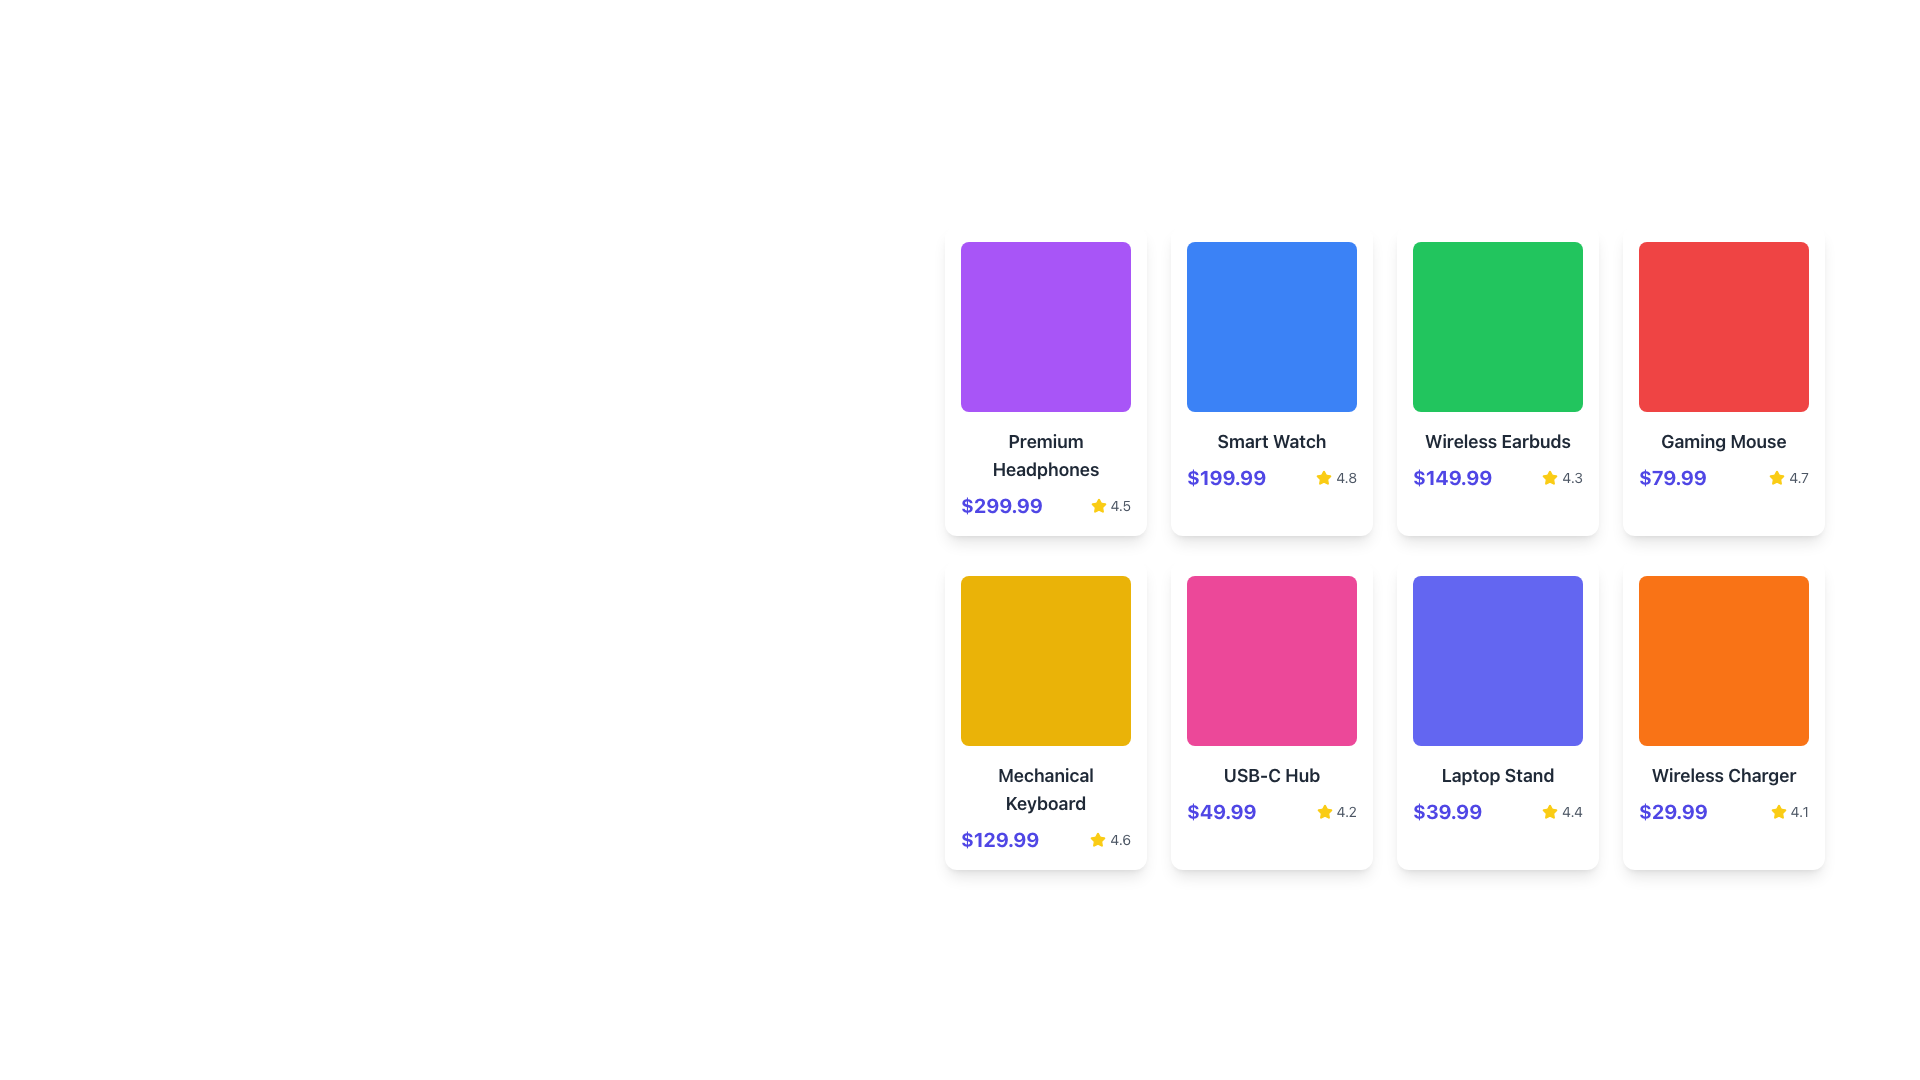 Image resolution: width=1920 pixels, height=1080 pixels. I want to click on the Rating Star Icon, which visually represents the rating for a product, located to the left of the text '4.1', so click(1778, 812).